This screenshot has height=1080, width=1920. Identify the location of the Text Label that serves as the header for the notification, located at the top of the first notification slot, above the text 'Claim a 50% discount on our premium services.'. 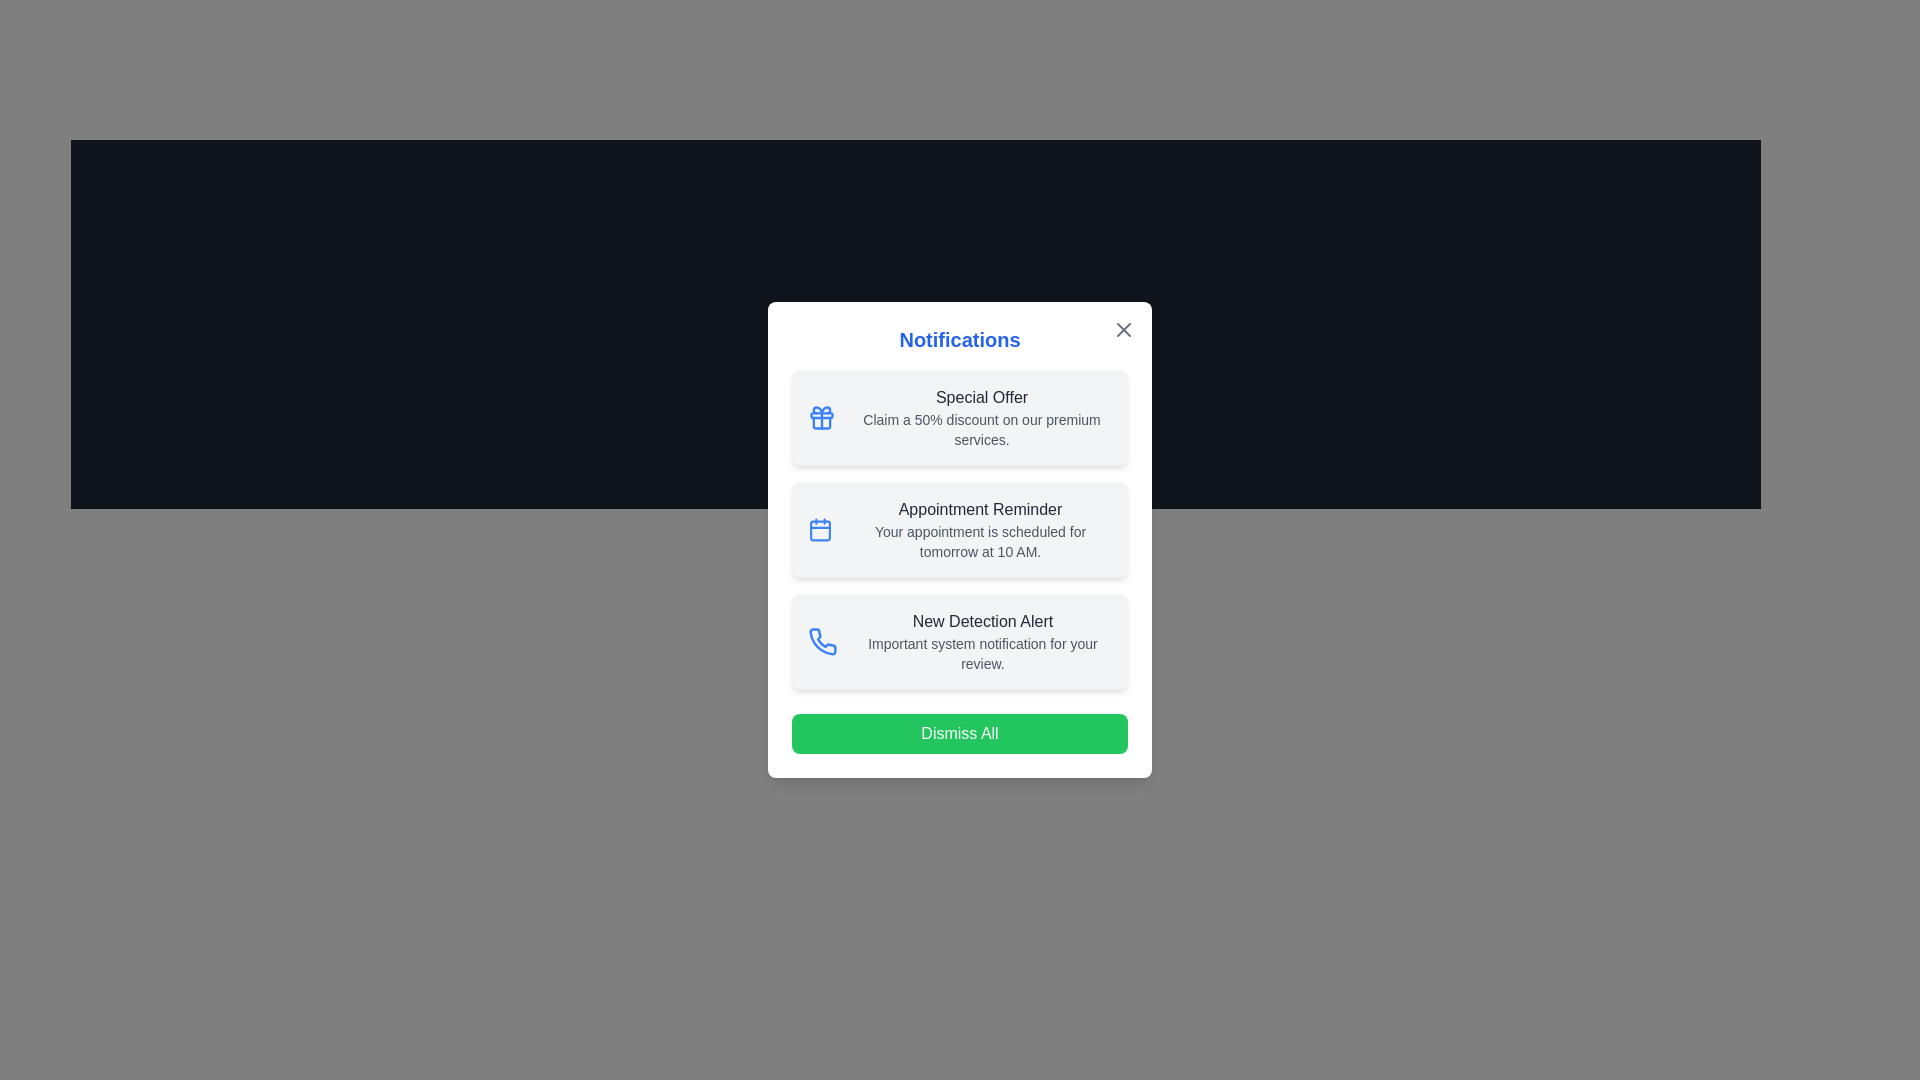
(982, 397).